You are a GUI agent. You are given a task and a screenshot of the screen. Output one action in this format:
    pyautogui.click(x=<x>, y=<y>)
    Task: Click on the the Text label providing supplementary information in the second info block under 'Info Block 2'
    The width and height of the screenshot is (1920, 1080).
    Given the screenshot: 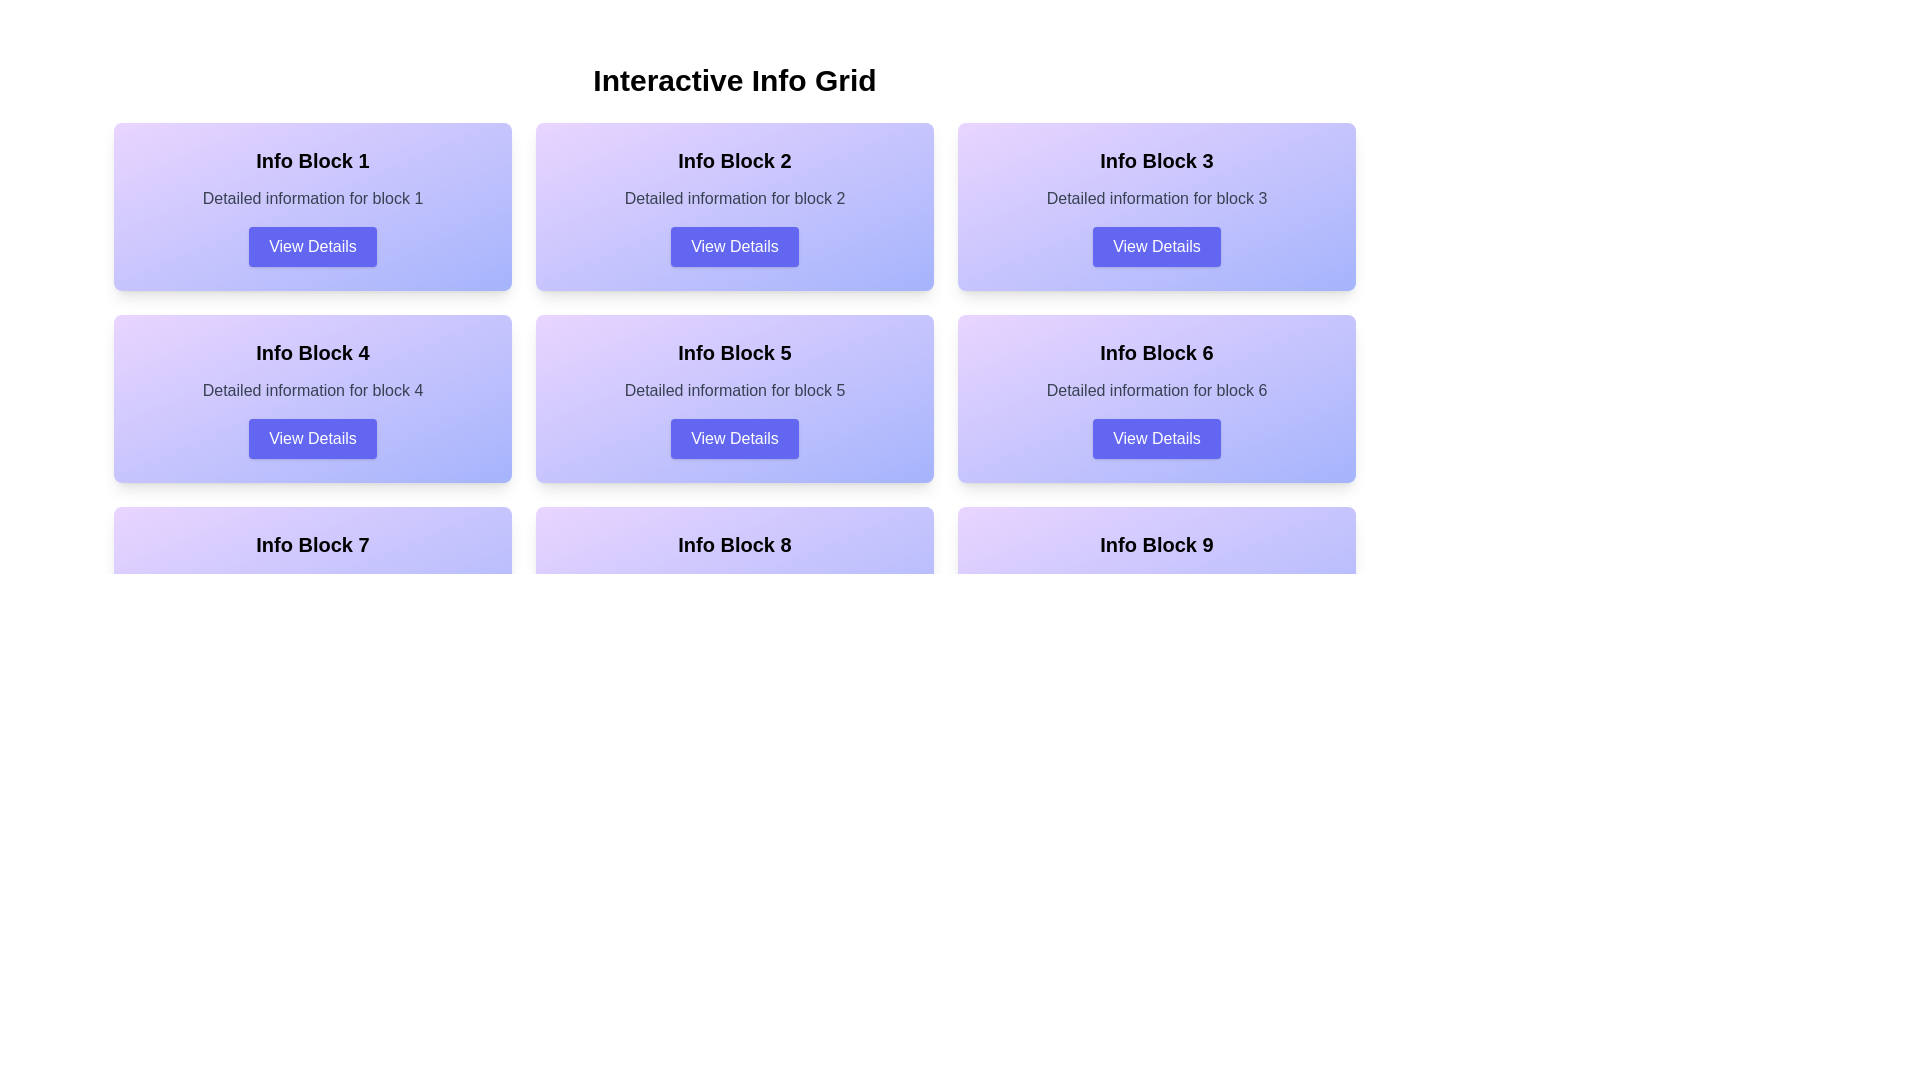 What is the action you would take?
    pyautogui.click(x=733, y=199)
    